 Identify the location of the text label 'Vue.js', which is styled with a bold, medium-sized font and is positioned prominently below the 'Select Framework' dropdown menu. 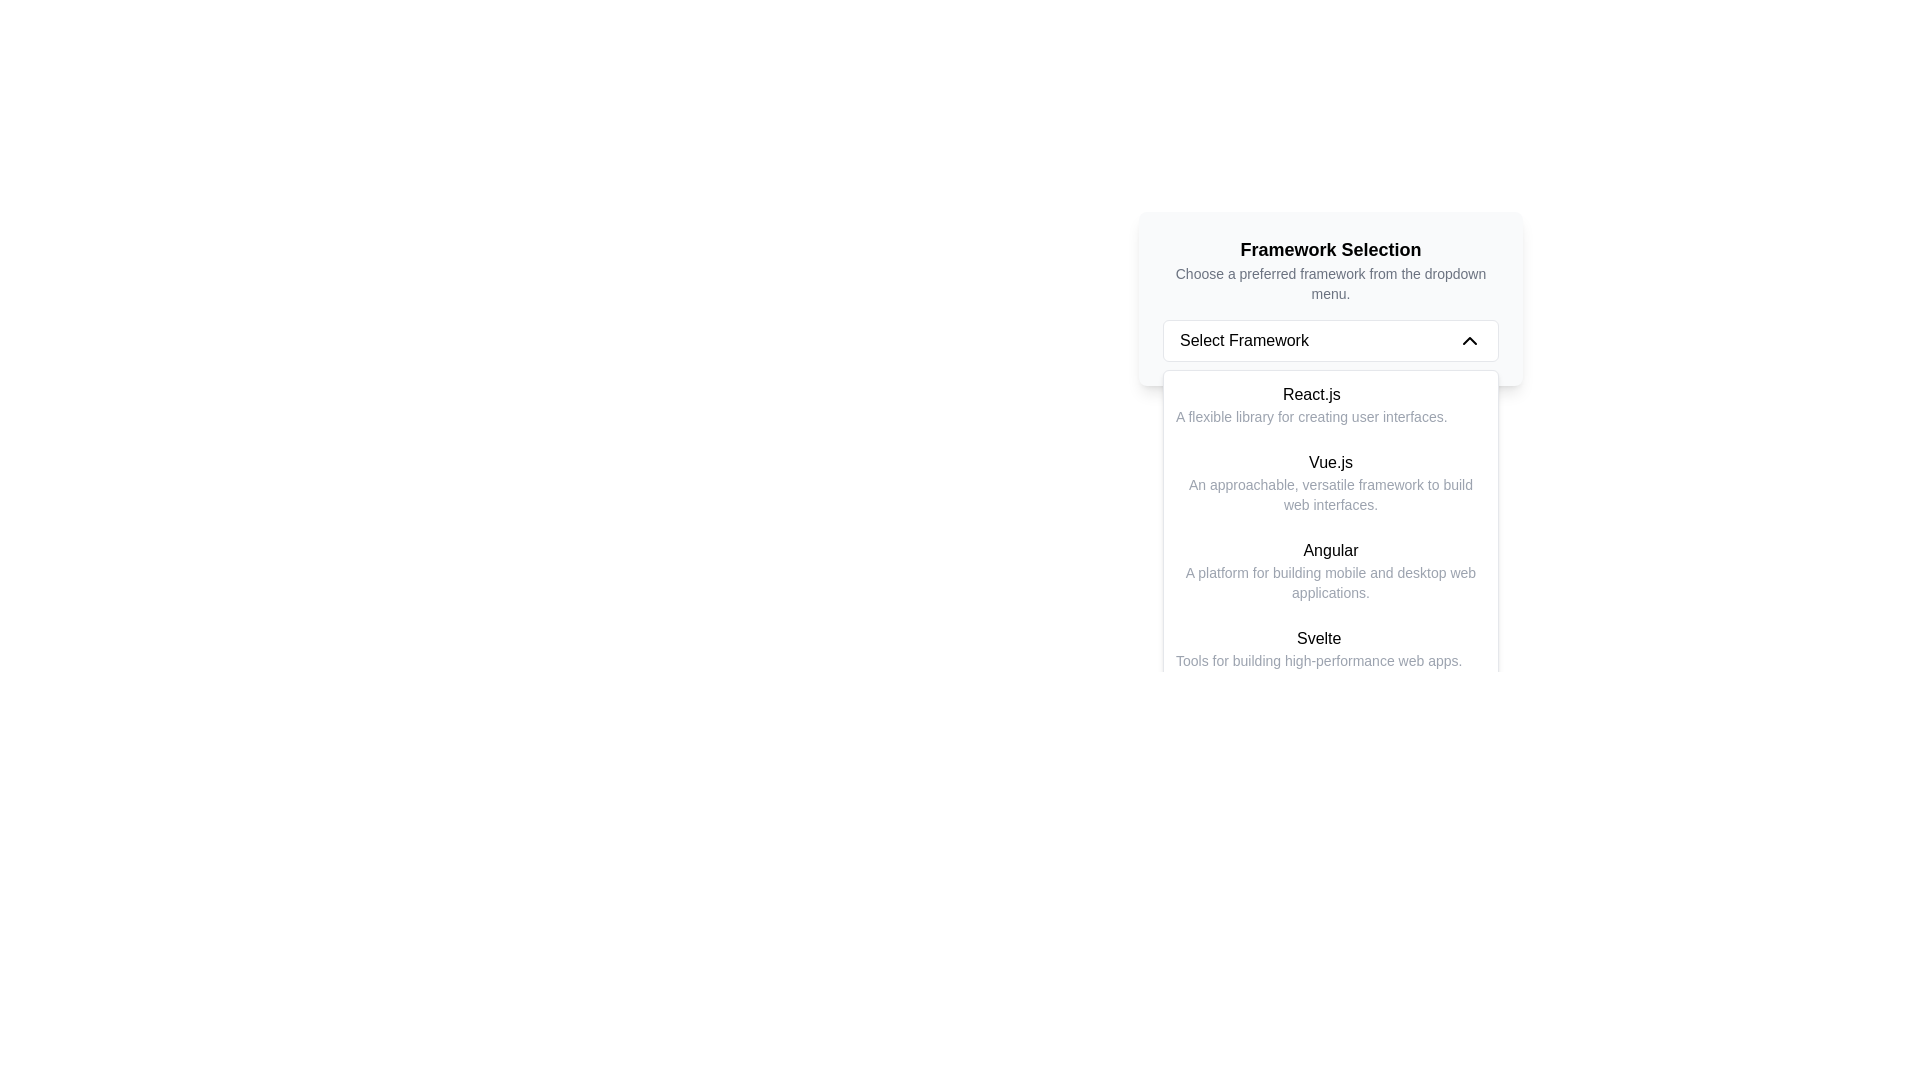
(1330, 462).